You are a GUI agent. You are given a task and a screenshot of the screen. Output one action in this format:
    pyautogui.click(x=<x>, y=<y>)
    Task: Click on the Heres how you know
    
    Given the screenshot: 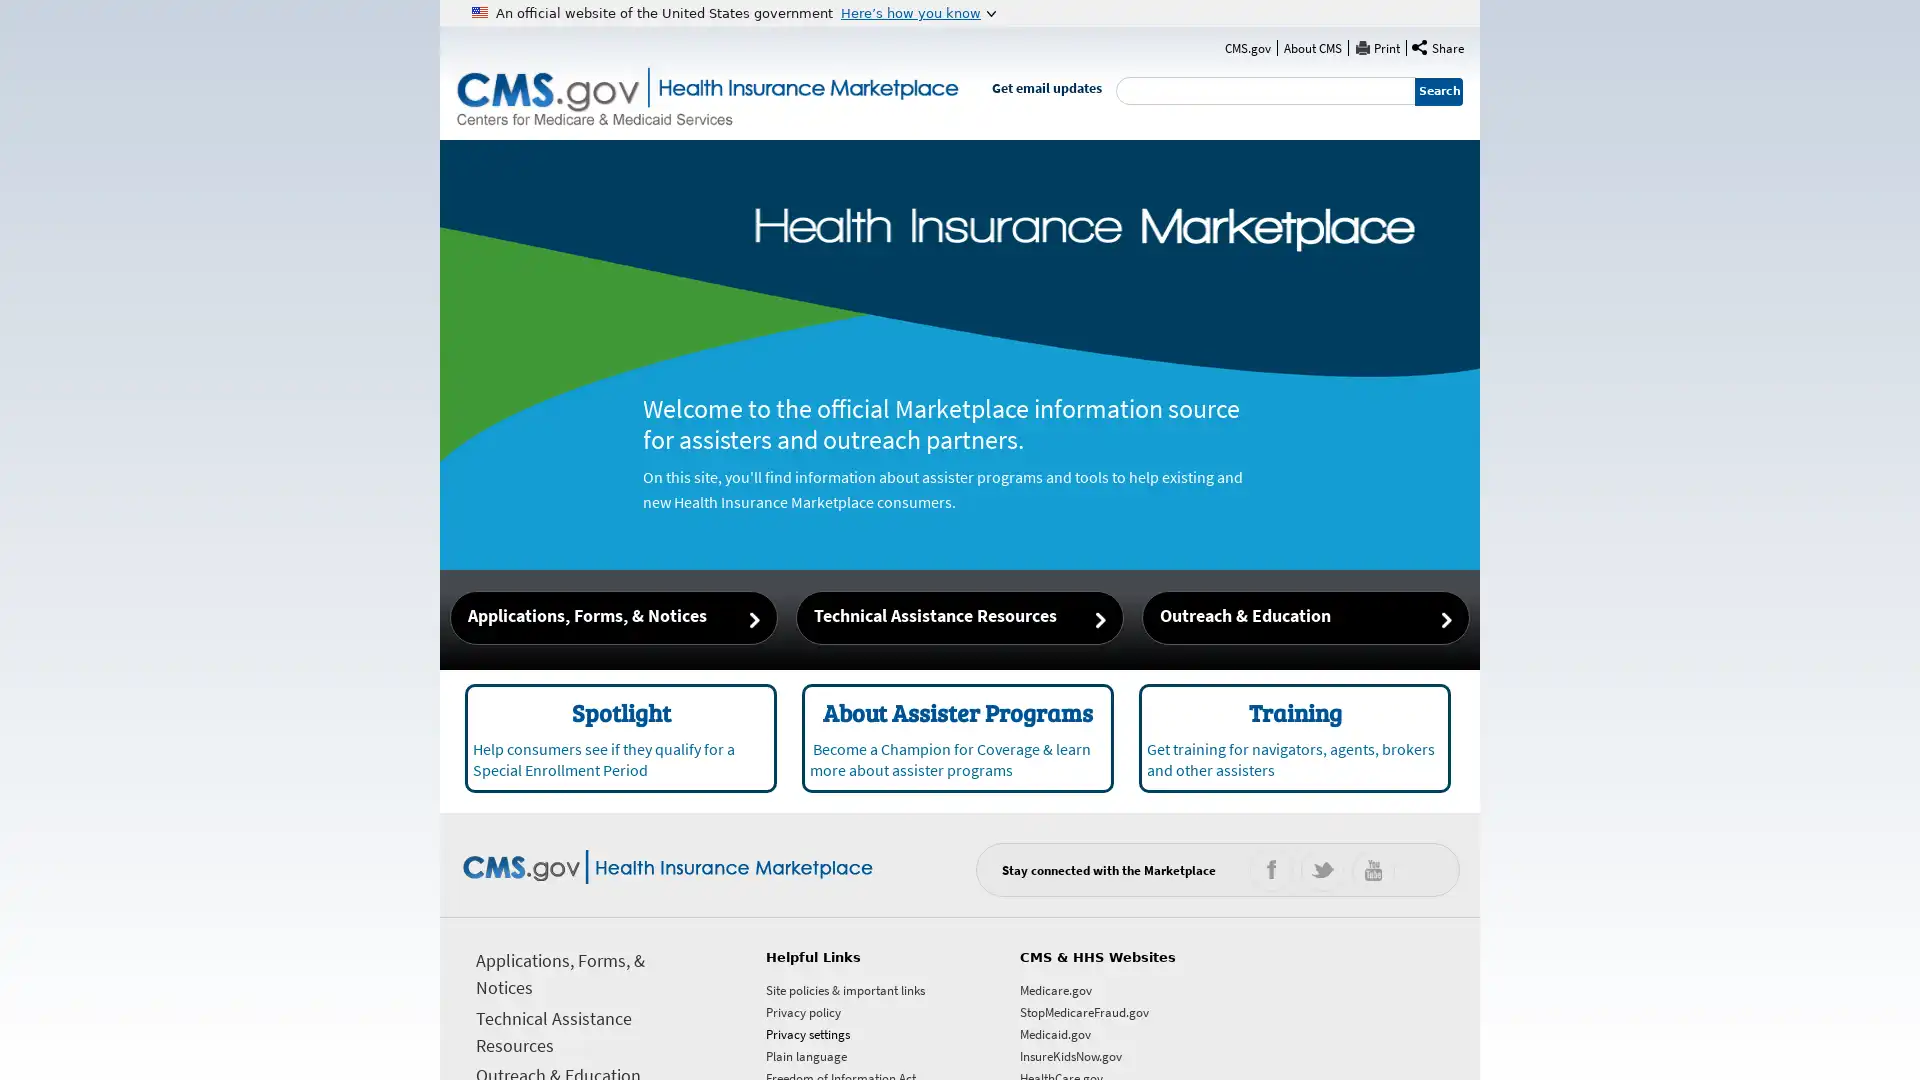 What is the action you would take?
    pyautogui.click(x=917, y=12)
    